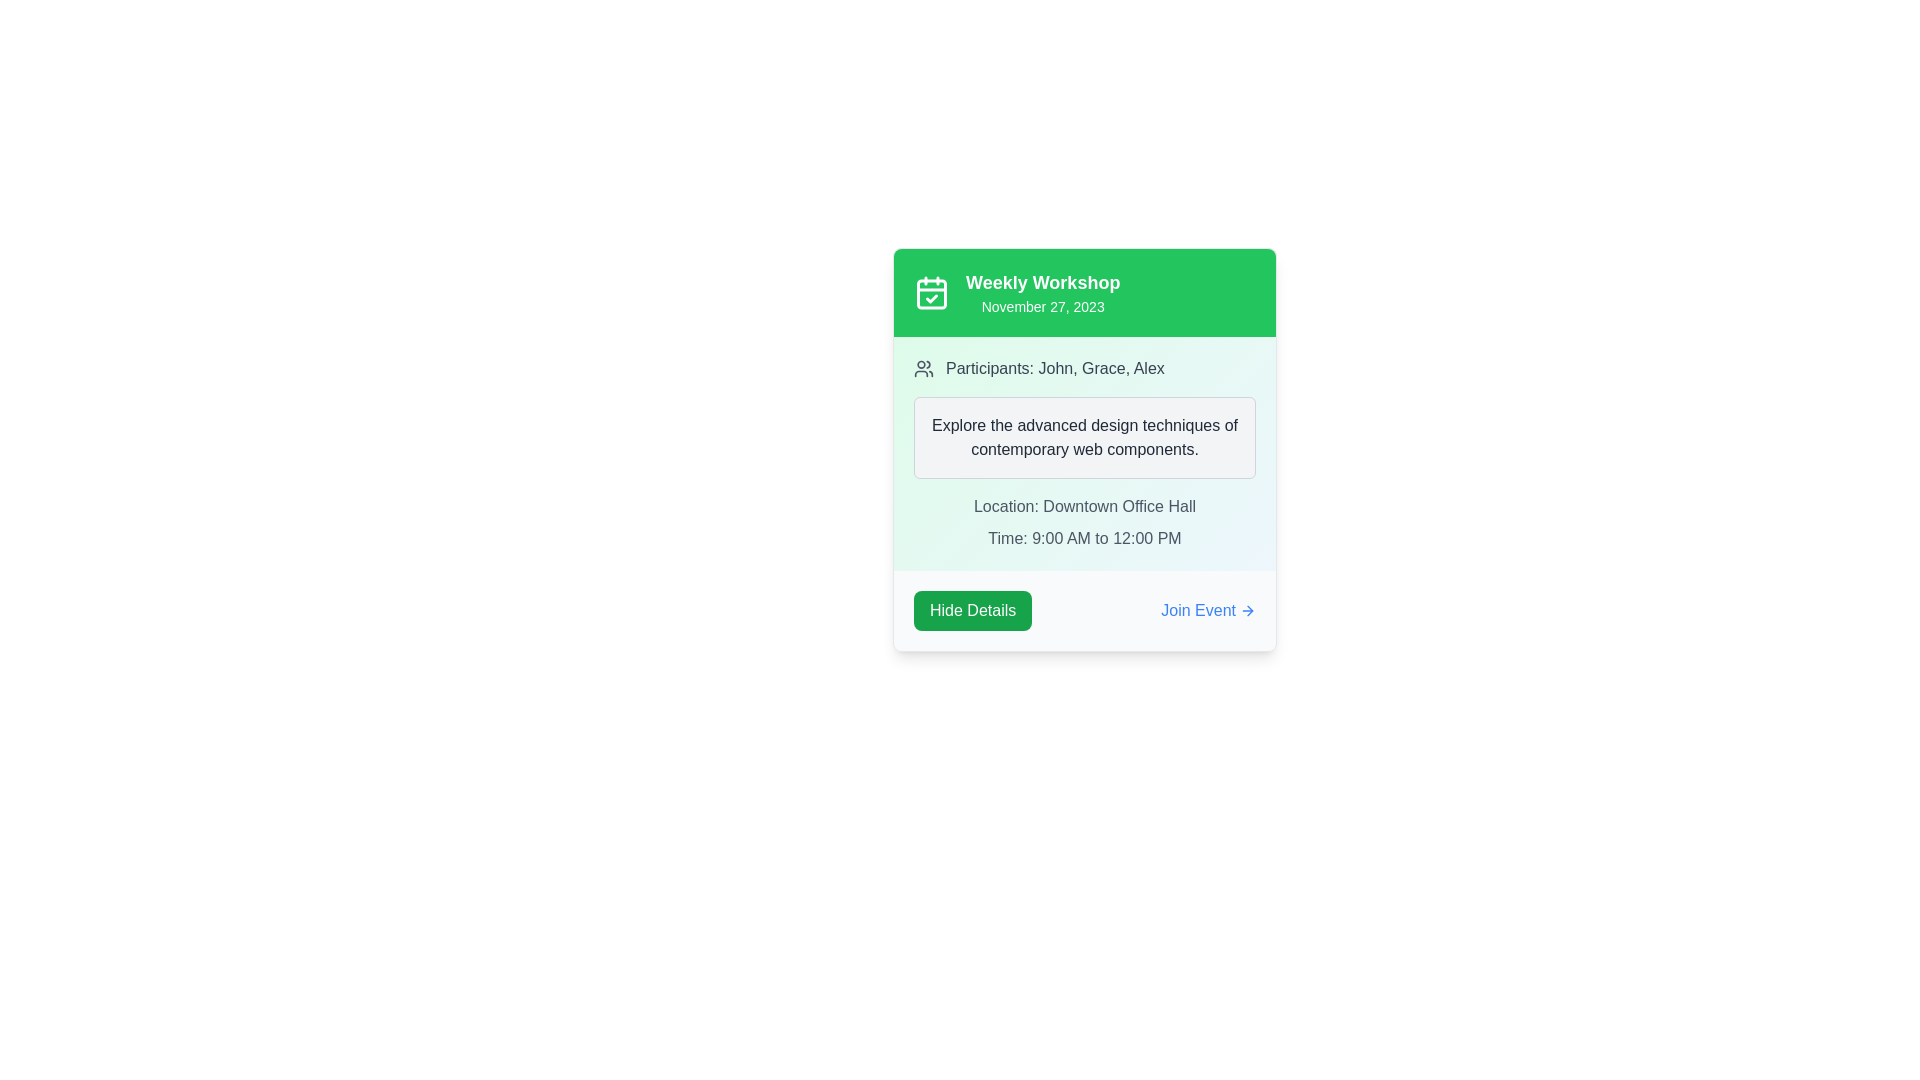 This screenshot has height=1080, width=1920. Describe the element at coordinates (973, 609) in the screenshot. I see `the button that toggles the visibility of the details section in the card, located to the left of the blue 'Join Event' text link` at that location.